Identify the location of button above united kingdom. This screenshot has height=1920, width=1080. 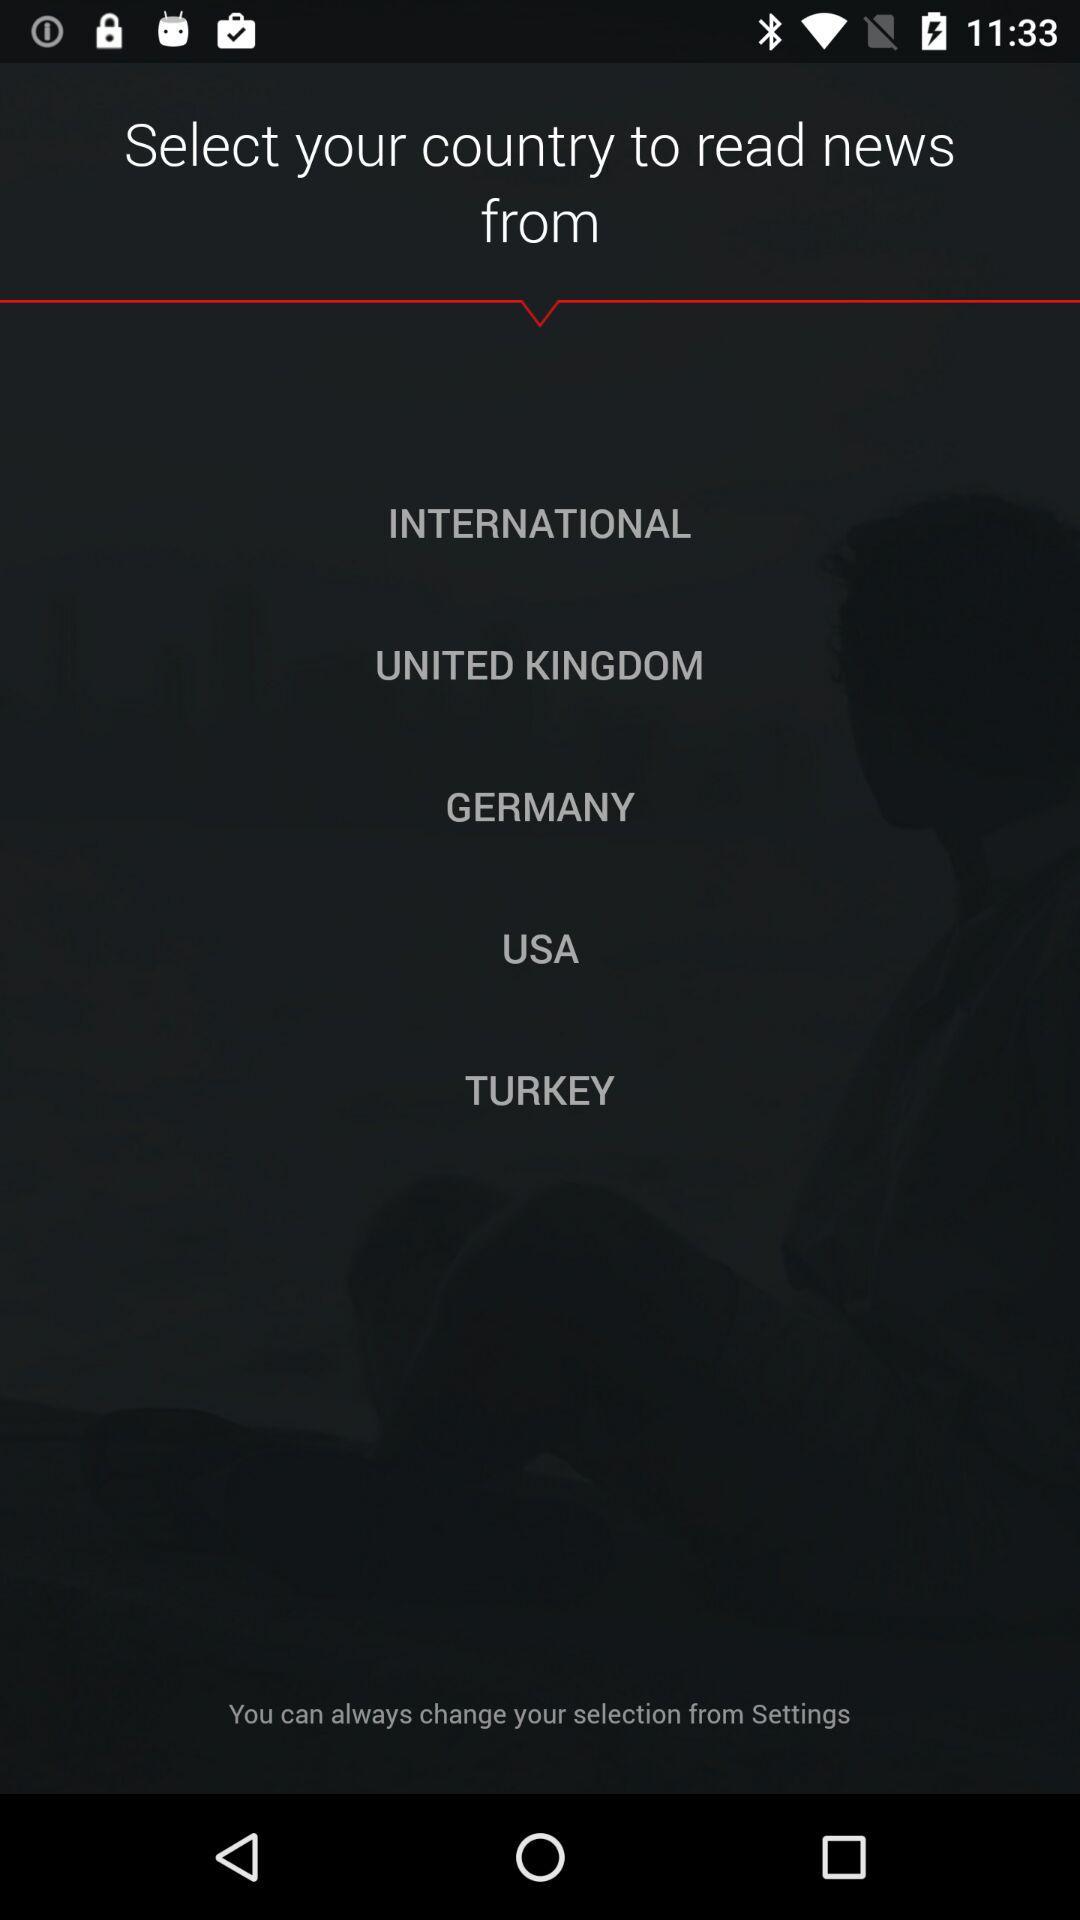
(538, 522).